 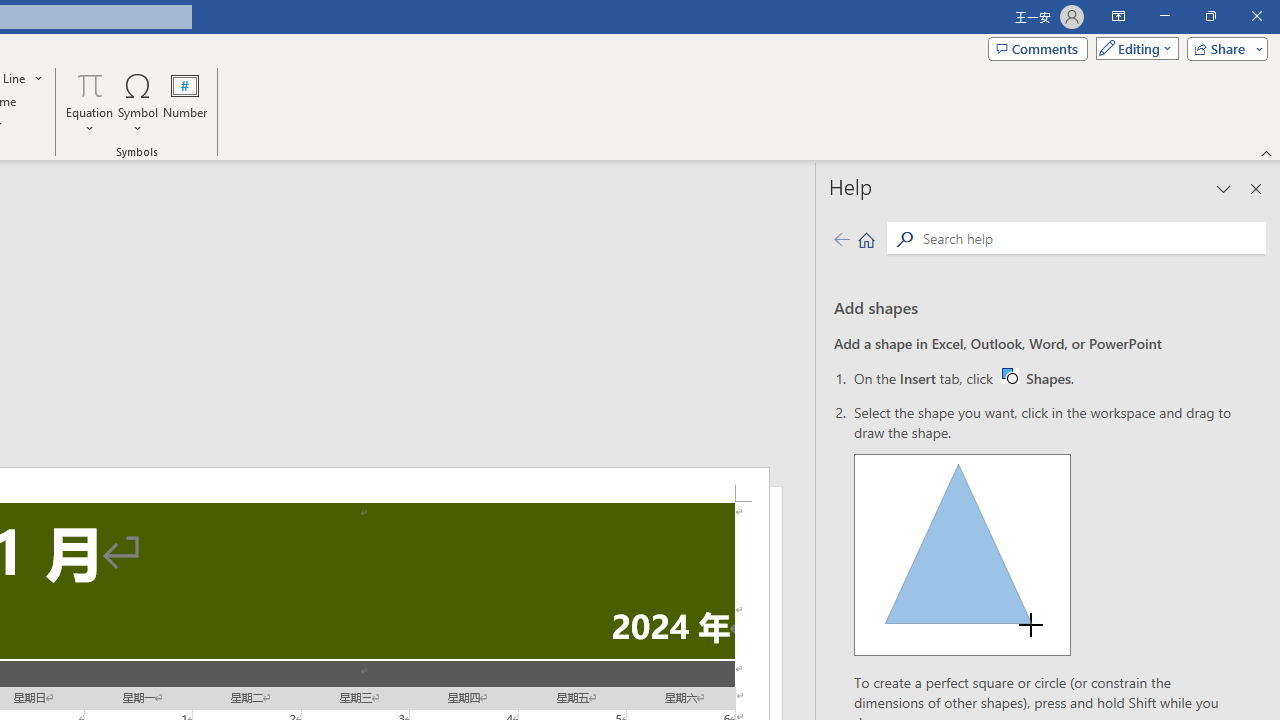 I want to click on 'Close pane', so click(x=1255, y=189).